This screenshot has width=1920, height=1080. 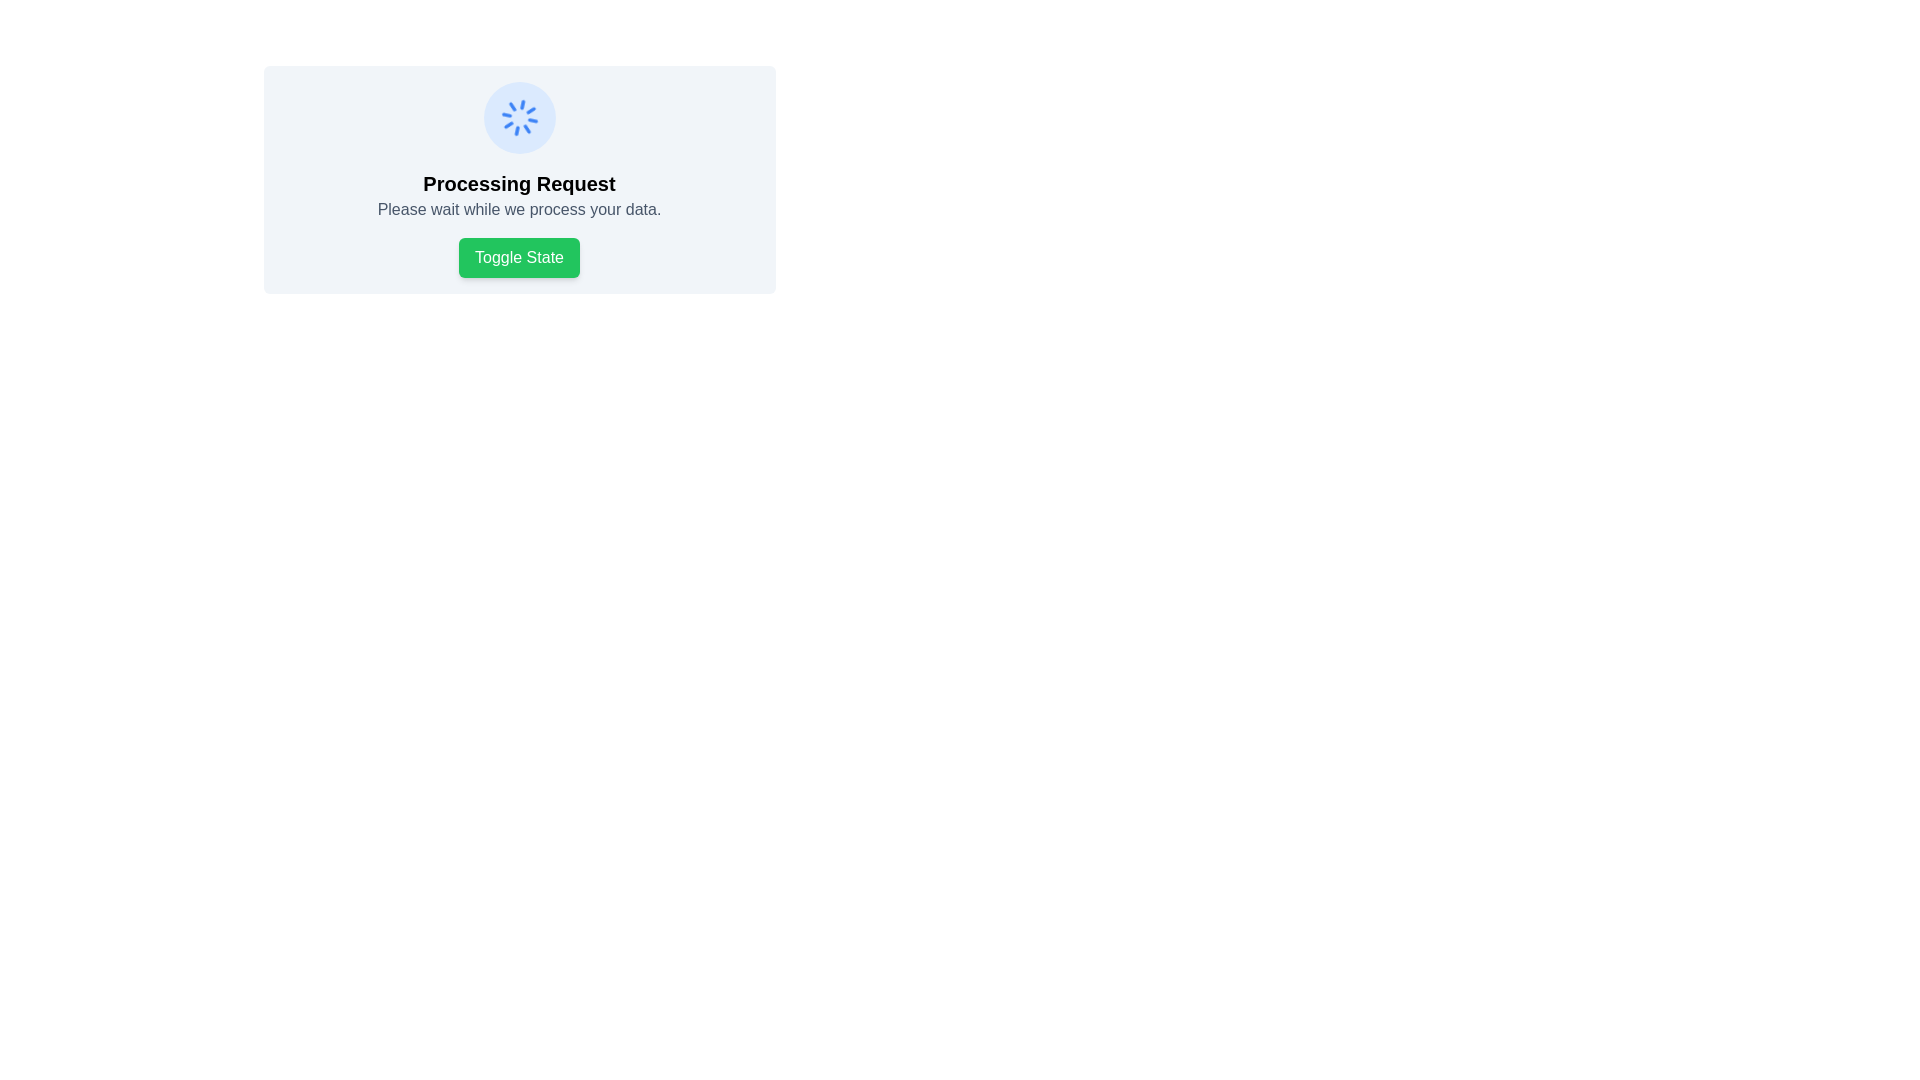 What do you see at coordinates (519, 209) in the screenshot?
I see `the label displaying the text 'Please wait while we process your data.' which is styled in slate-gray color and is center-aligned, located between the 'Processing Request' title and the 'Toggle State' button` at bounding box center [519, 209].